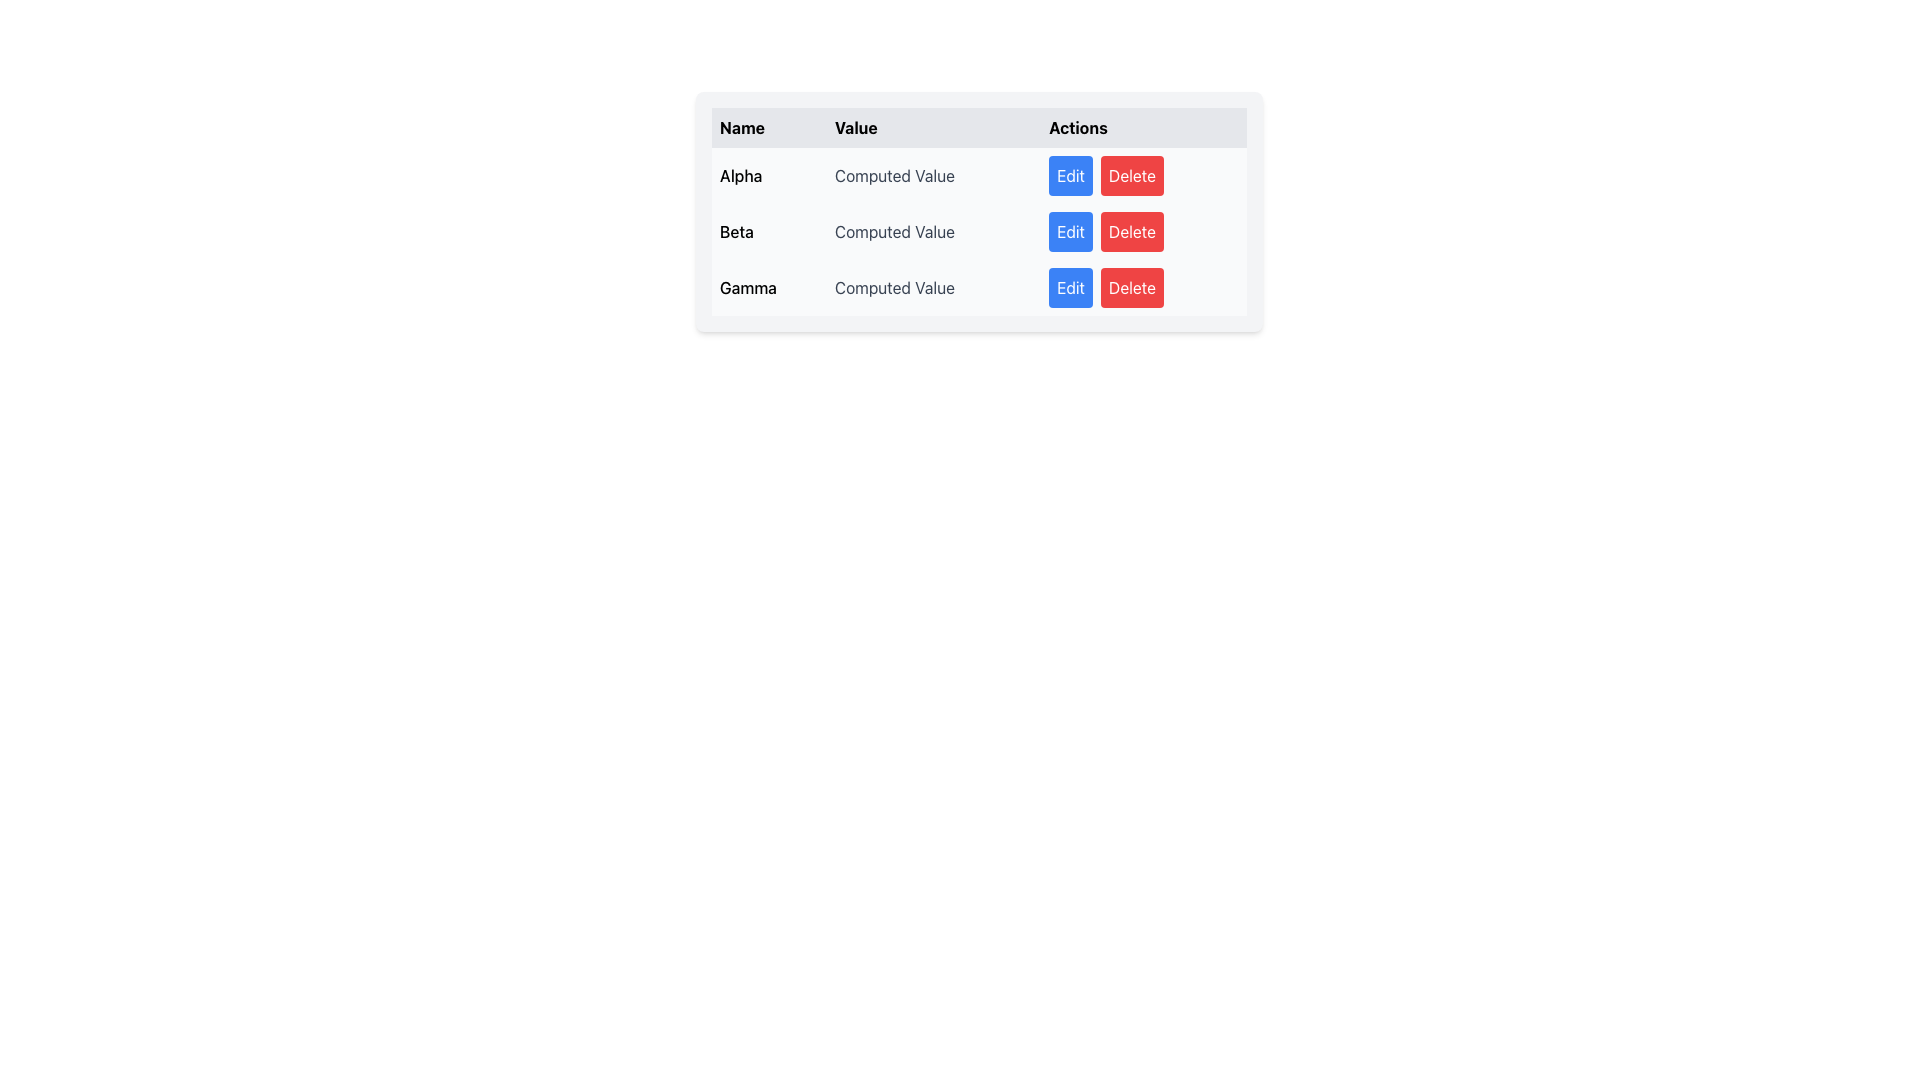 Image resolution: width=1920 pixels, height=1080 pixels. What do you see at coordinates (1132, 175) in the screenshot?
I see `the second button in the 'Actions' column of the table row, which is located to the right of the blue 'Edit' button` at bounding box center [1132, 175].